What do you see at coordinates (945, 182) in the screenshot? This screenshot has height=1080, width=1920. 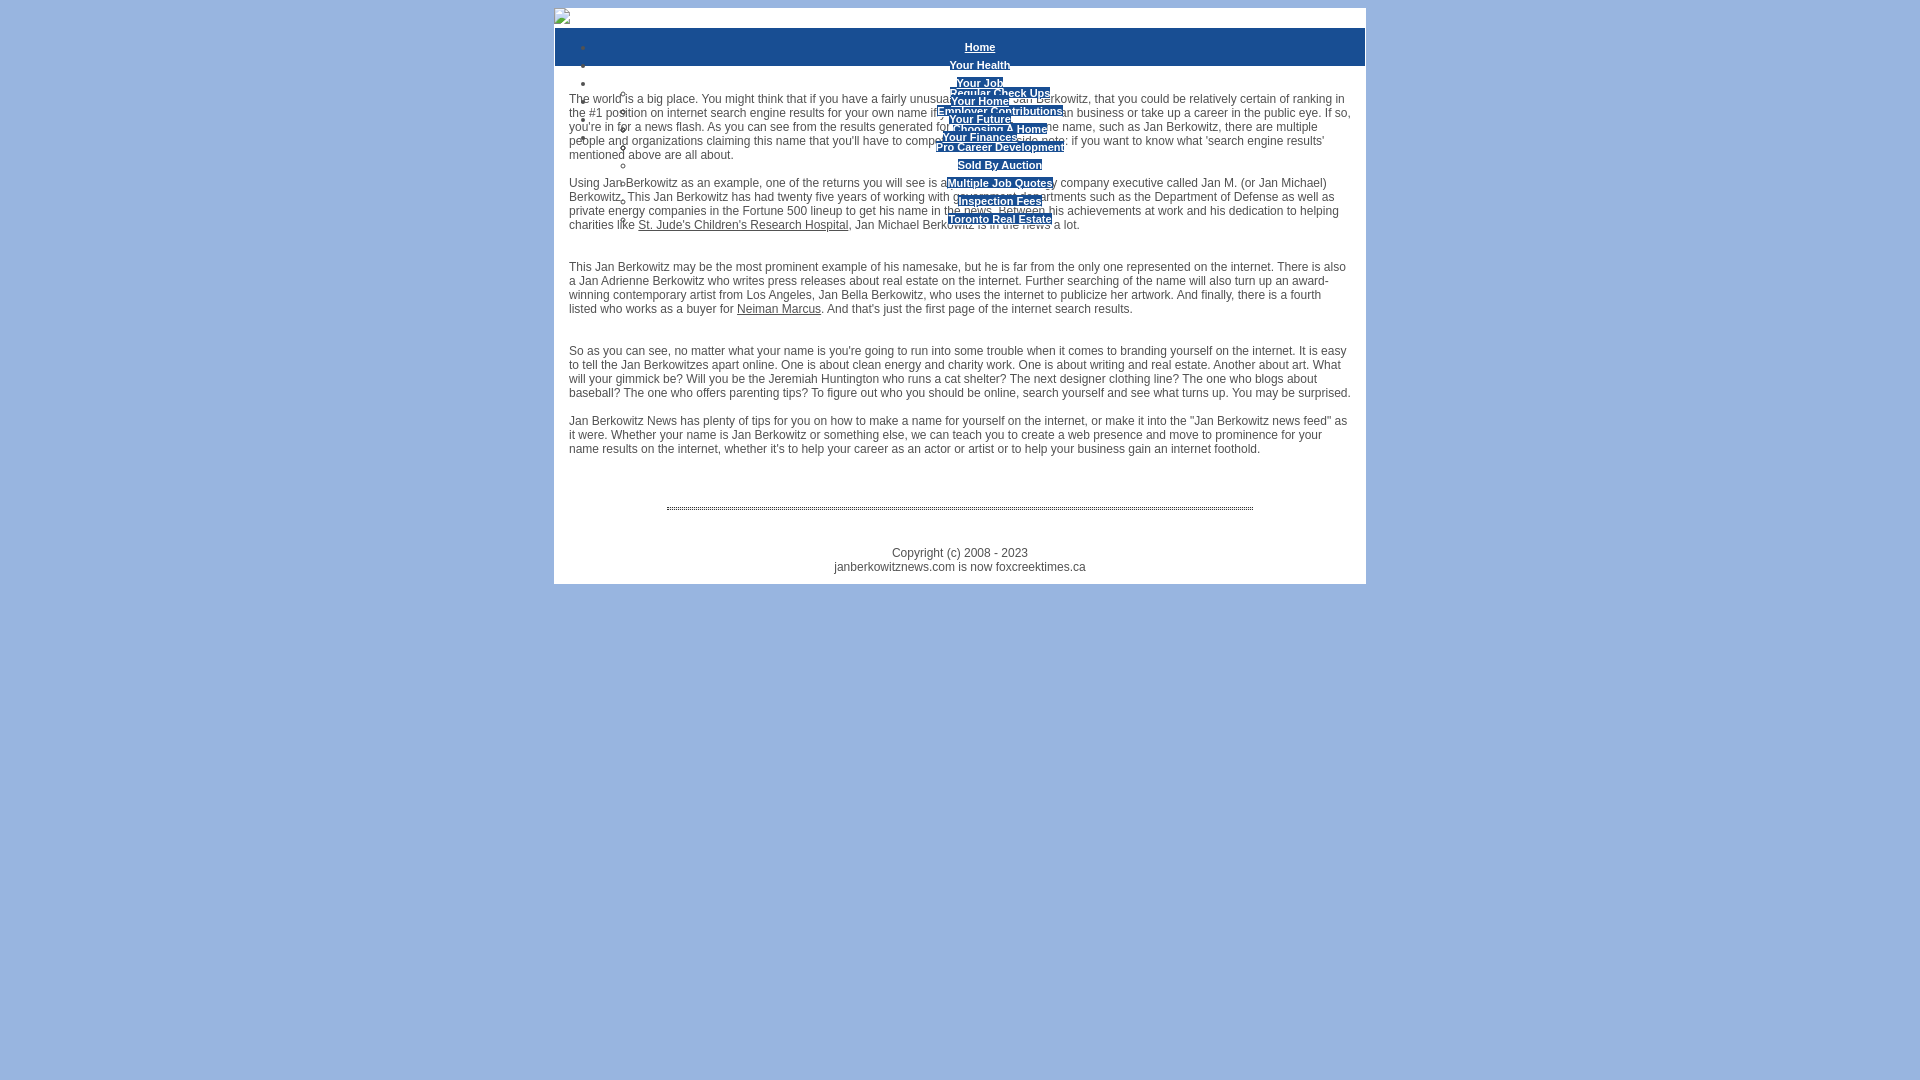 I see `'Multiple Job Quotes'` at bounding box center [945, 182].